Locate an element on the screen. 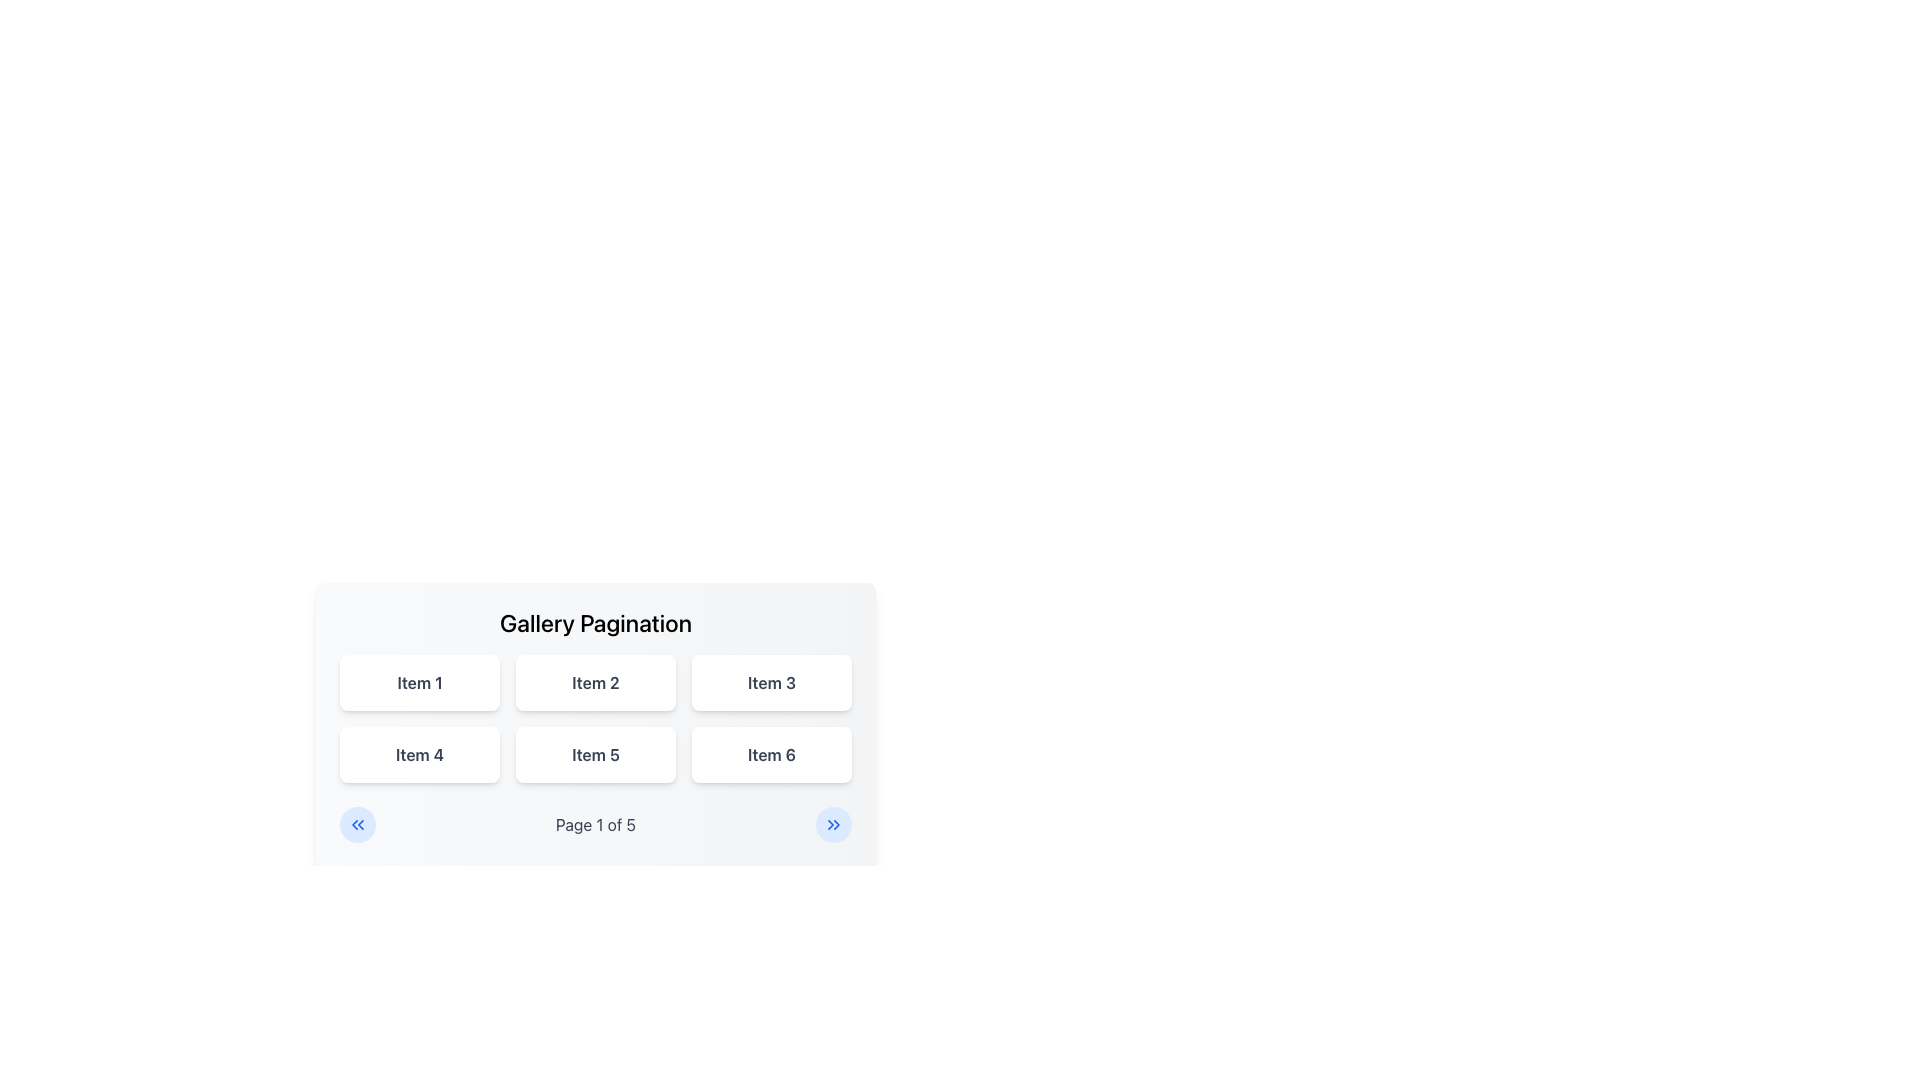  the 'Item 2' button, which is a rectangular button with a white background, rounded corners, and bold dark gray text, located in the first row, second column of a grid layout is located at coordinates (594, 681).